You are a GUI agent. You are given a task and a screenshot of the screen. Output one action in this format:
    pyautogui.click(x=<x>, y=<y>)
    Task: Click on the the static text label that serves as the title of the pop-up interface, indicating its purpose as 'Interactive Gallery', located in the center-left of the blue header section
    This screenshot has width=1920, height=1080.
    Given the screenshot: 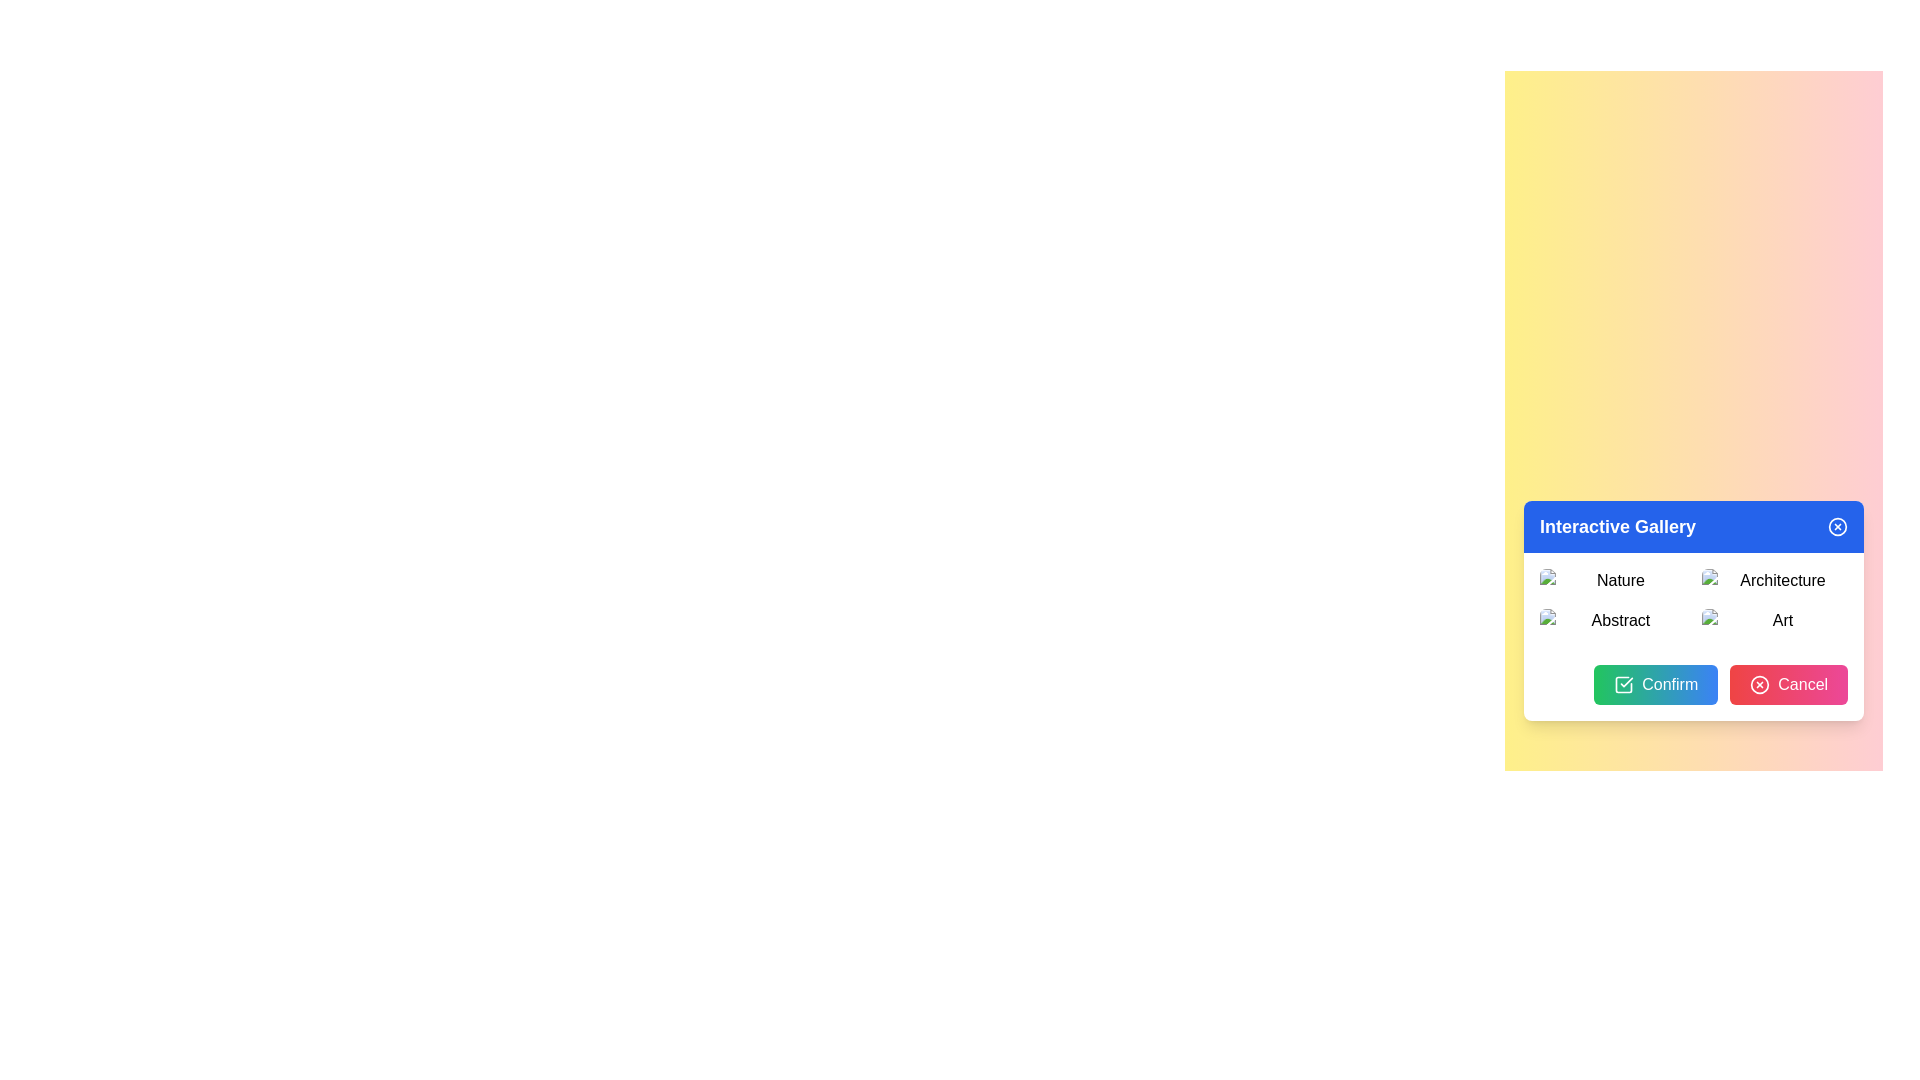 What is the action you would take?
    pyautogui.click(x=1617, y=526)
    